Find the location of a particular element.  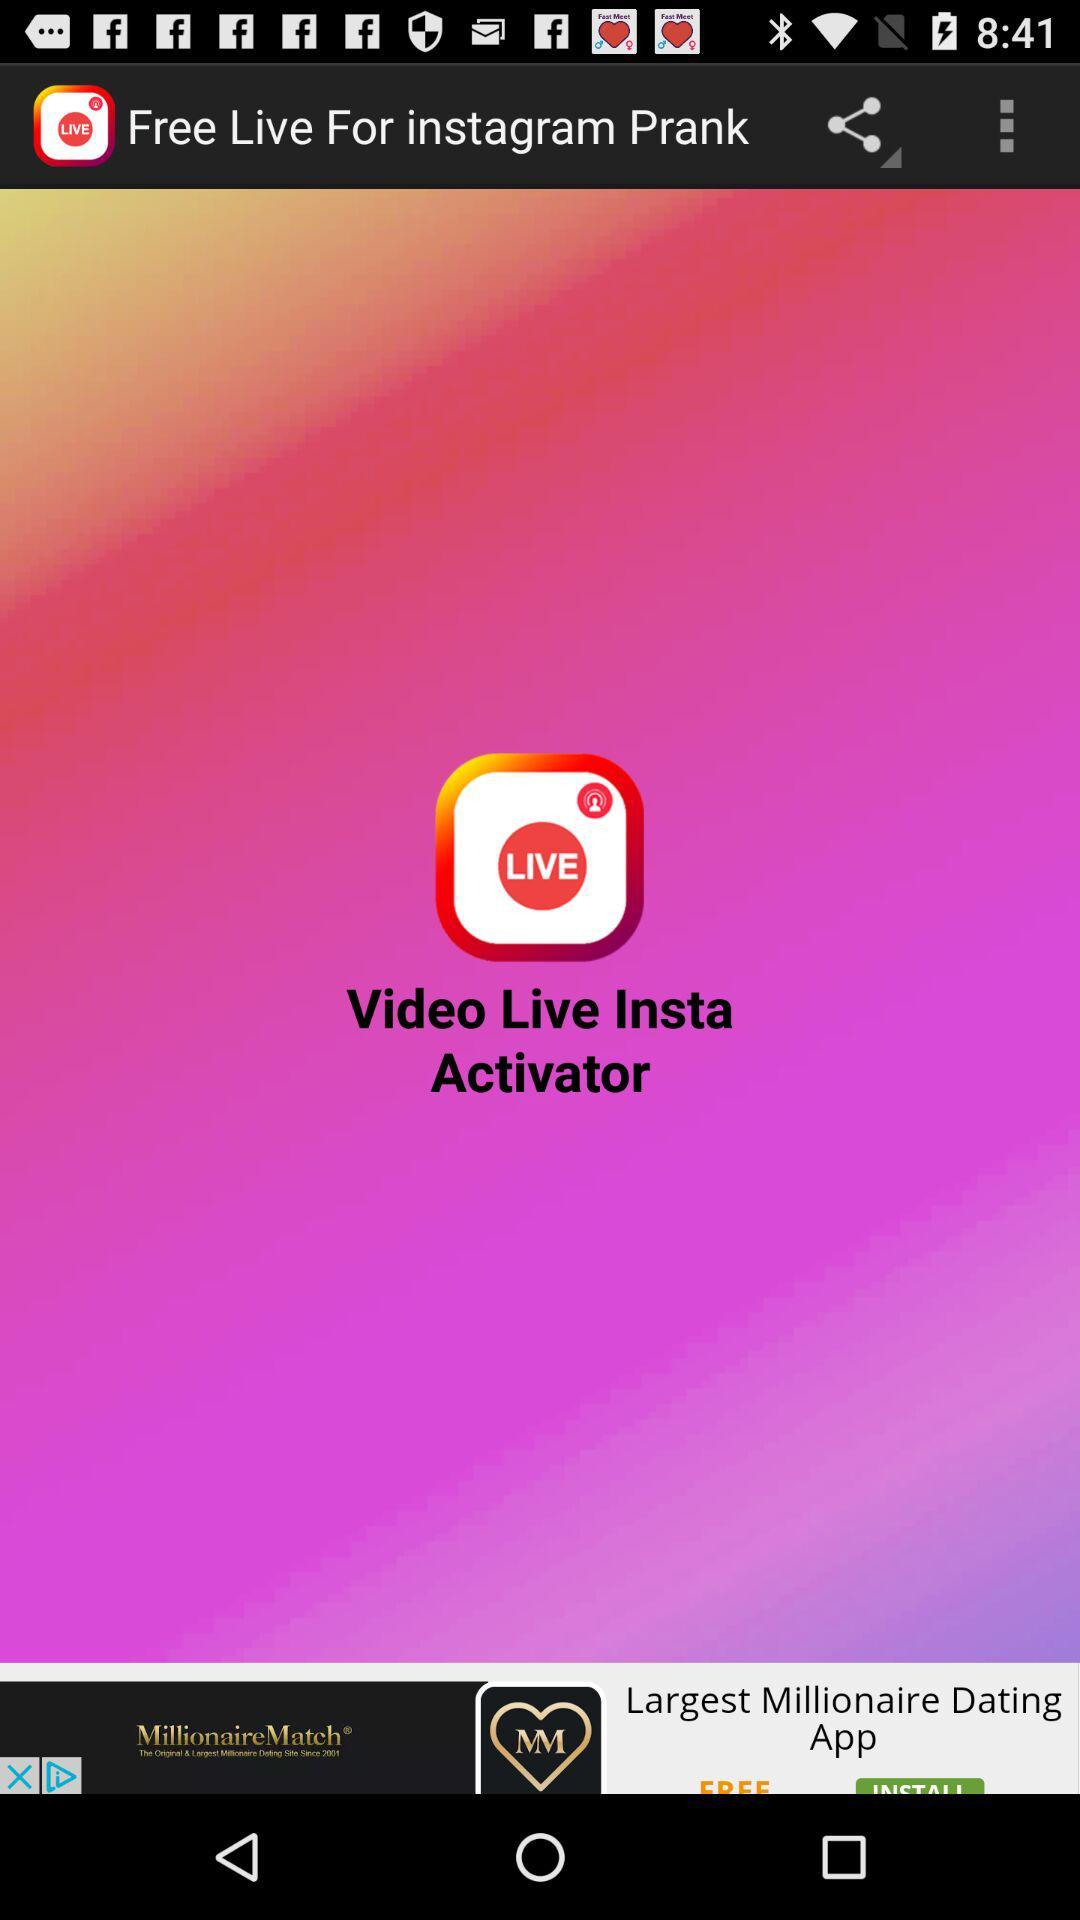

banner is located at coordinates (540, 1727).